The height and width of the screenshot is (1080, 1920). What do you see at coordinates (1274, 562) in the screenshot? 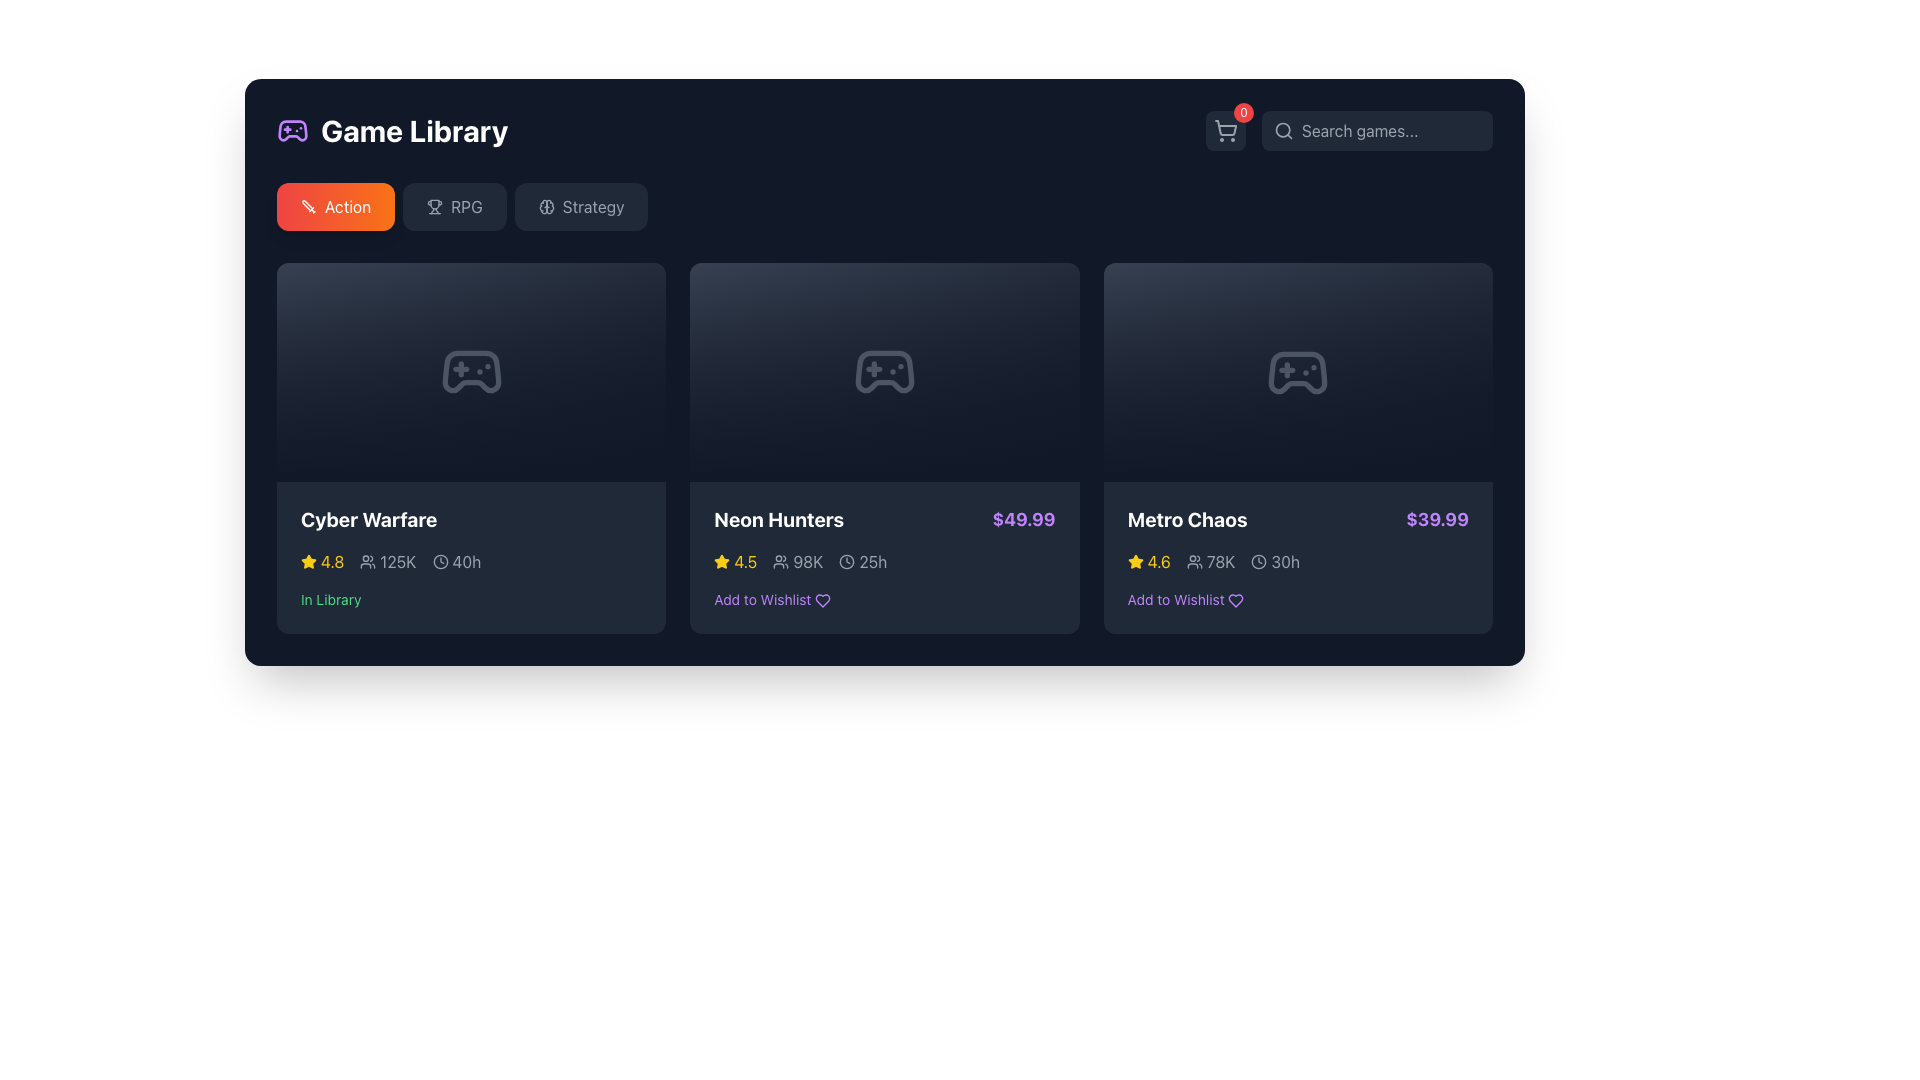
I see `displayed information from the Label showing '30h' next to a clock icon, located in the Metro Chaos game section` at bounding box center [1274, 562].